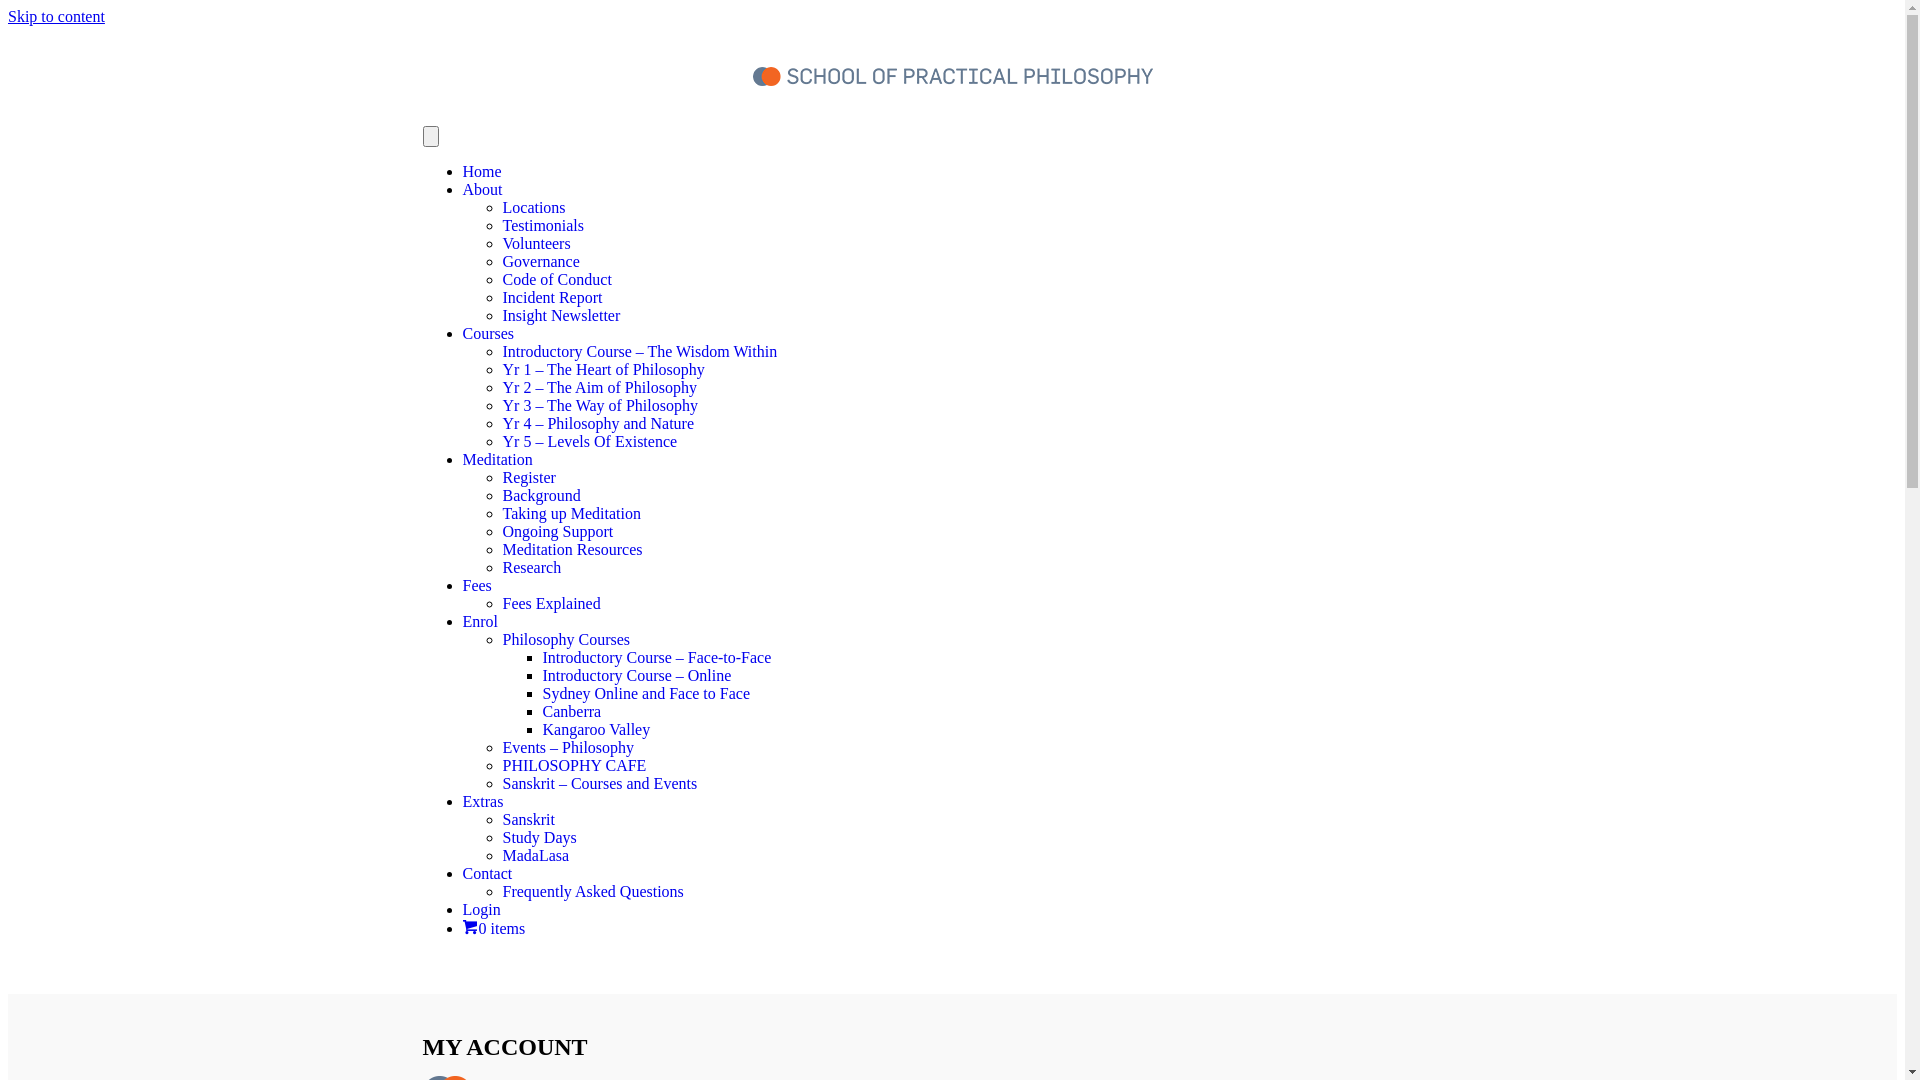 The height and width of the screenshot is (1080, 1920). Describe the element at coordinates (552, 297) in the screenshot. I see `'Incident Report'` at that location.